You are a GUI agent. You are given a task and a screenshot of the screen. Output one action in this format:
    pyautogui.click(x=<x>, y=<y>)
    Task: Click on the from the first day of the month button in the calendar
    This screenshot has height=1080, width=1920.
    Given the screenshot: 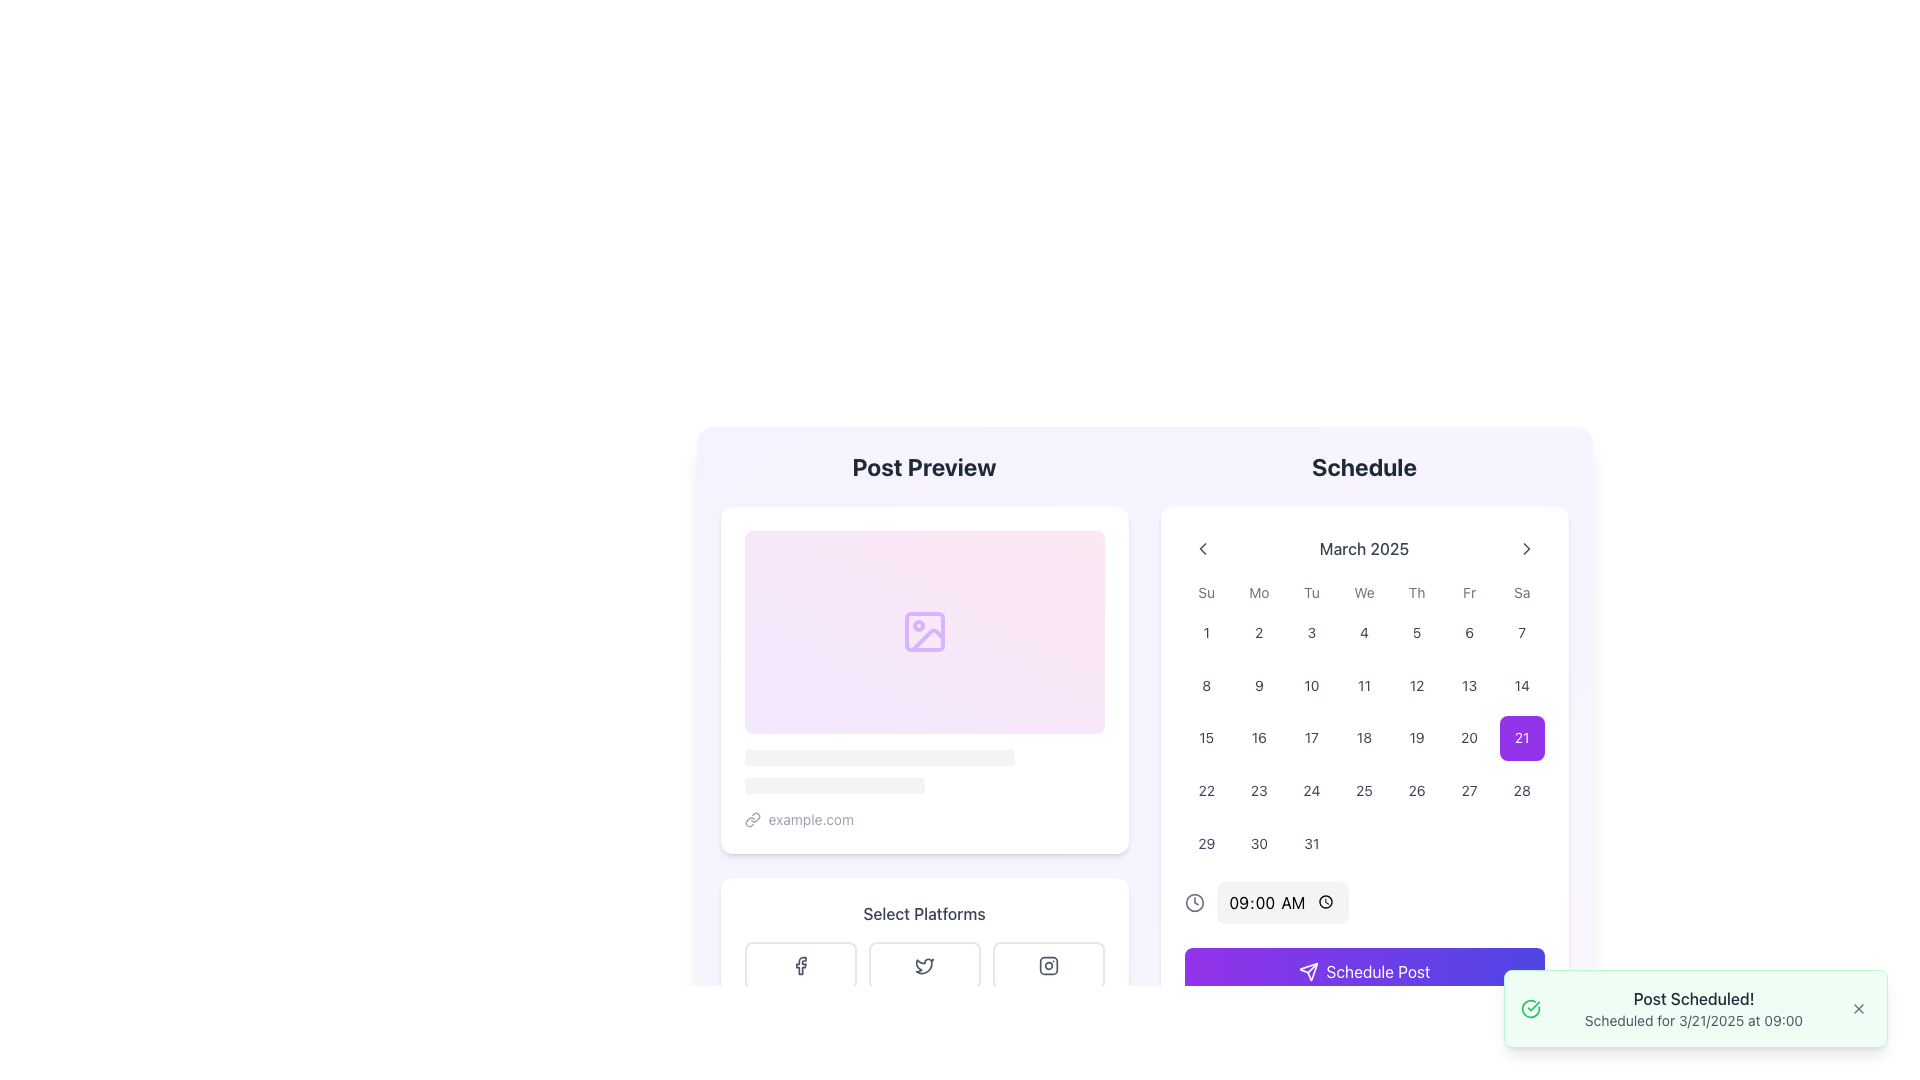 What is the action you would take?
    pyautogui.click(x=1205, y=633)
    